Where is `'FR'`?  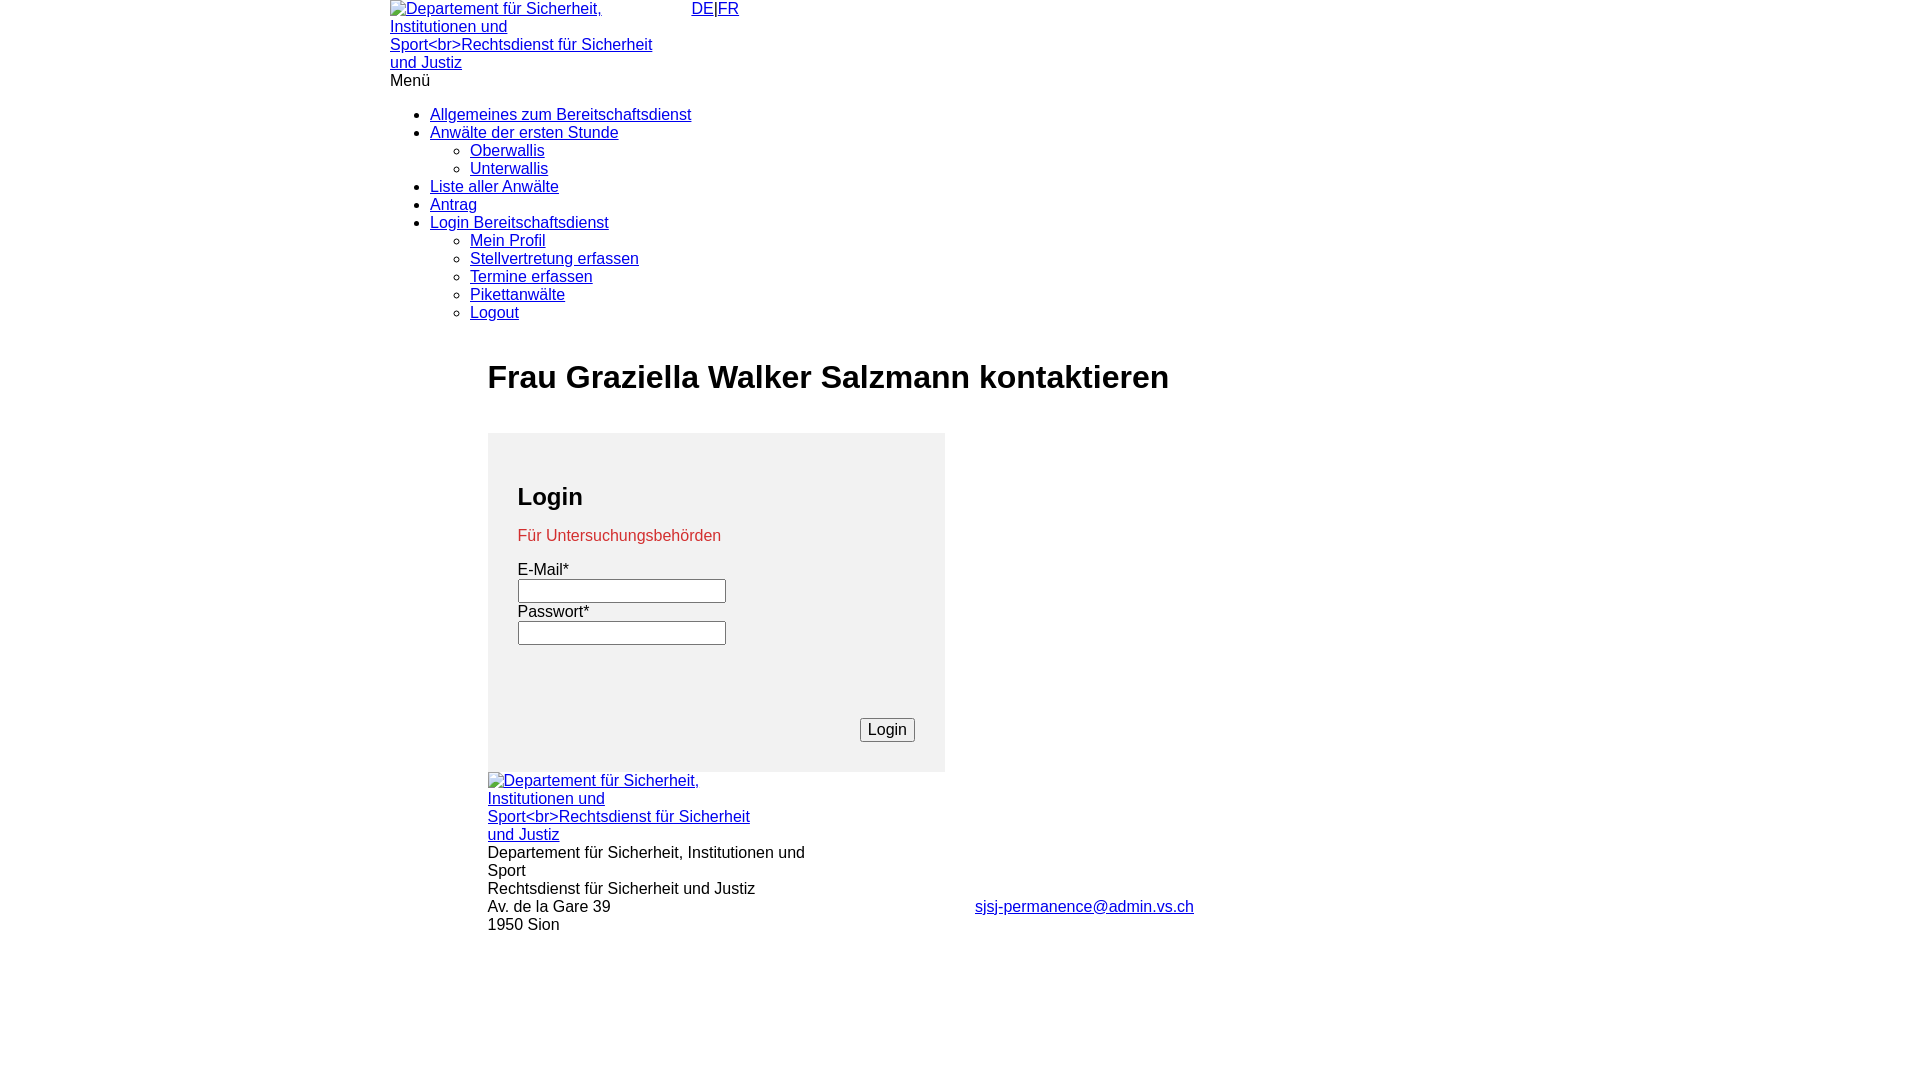
'FR' is located at coordinates (727, 8).